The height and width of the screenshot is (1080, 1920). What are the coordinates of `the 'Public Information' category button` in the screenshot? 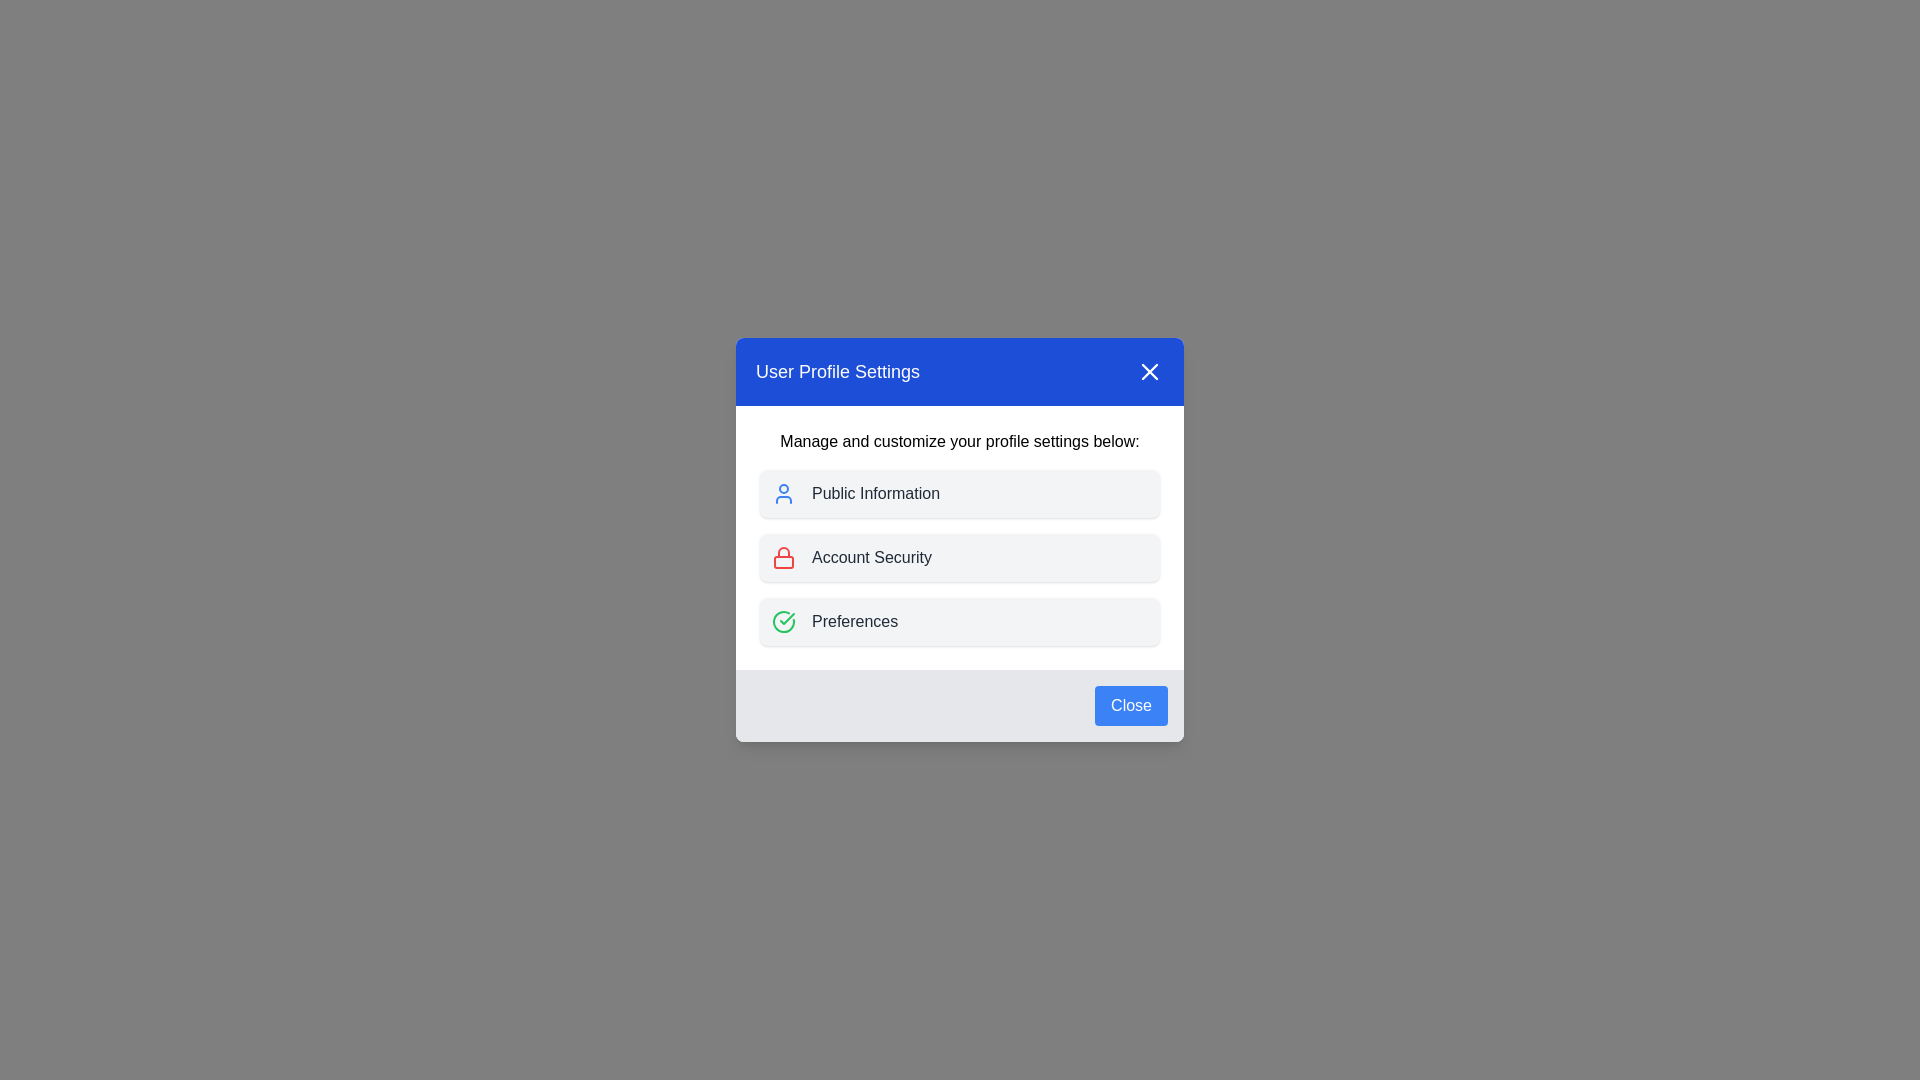 It's located at (960, 493).